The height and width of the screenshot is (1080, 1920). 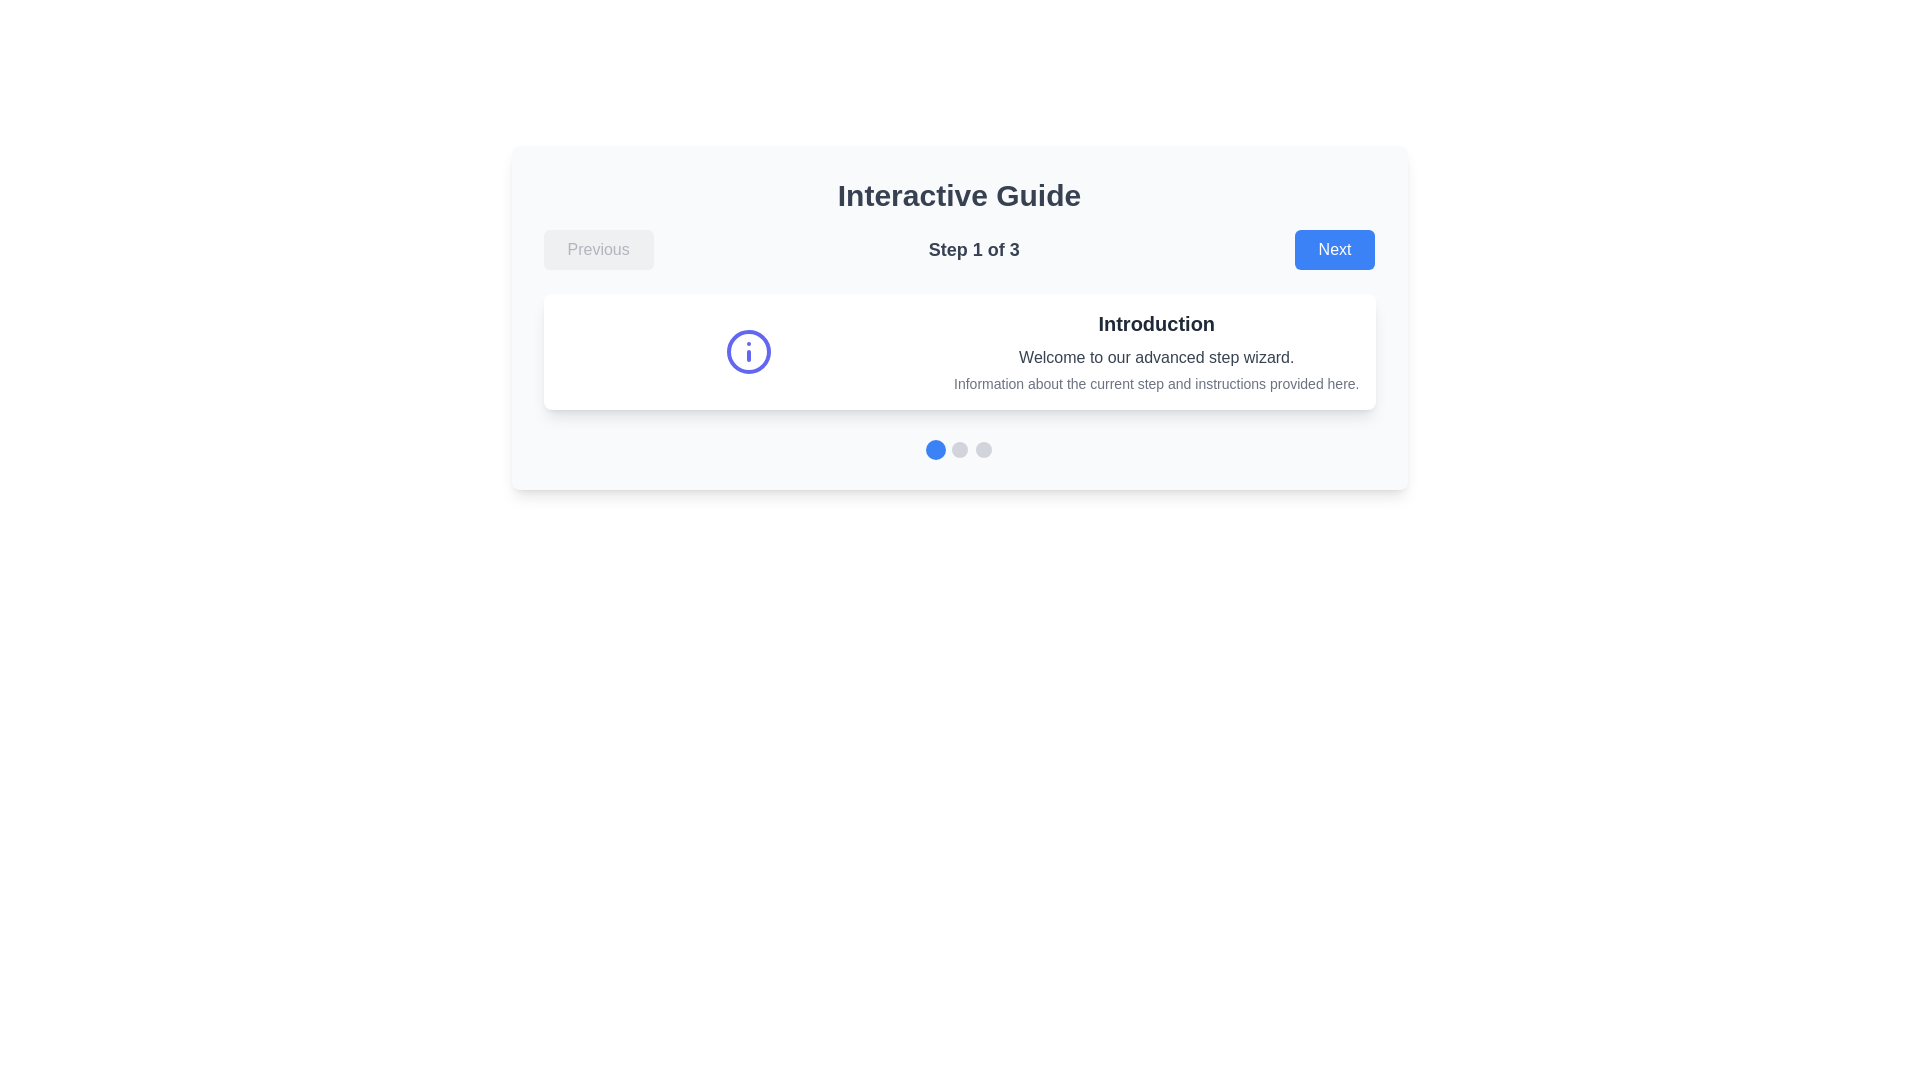 I want to click on the third circular progress indicator located at the bottom-center of the layout, so click(x=983, y=450).